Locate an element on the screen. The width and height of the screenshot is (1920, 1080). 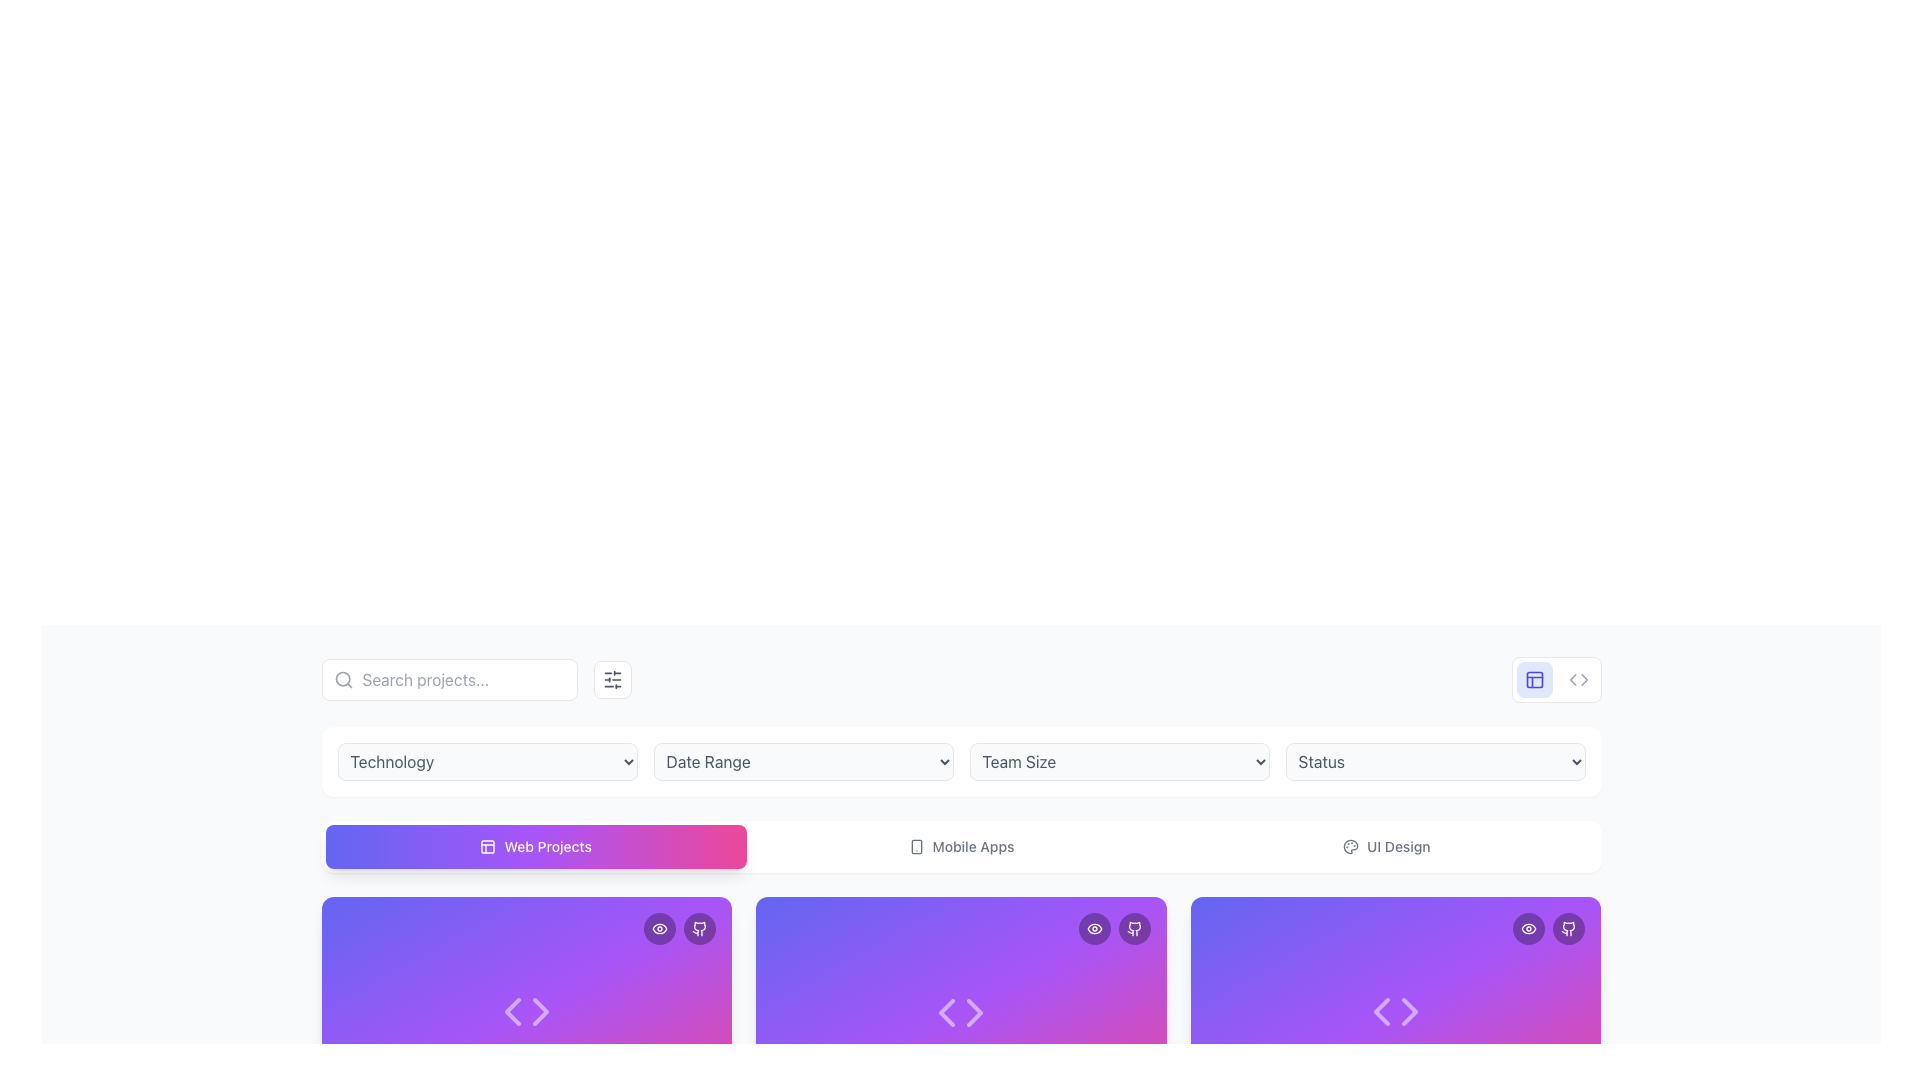
the 'Mobile Apps' button, which is a rectangular button with rounded corners and an icon of a smartphone is located at coordinates (961, 847).